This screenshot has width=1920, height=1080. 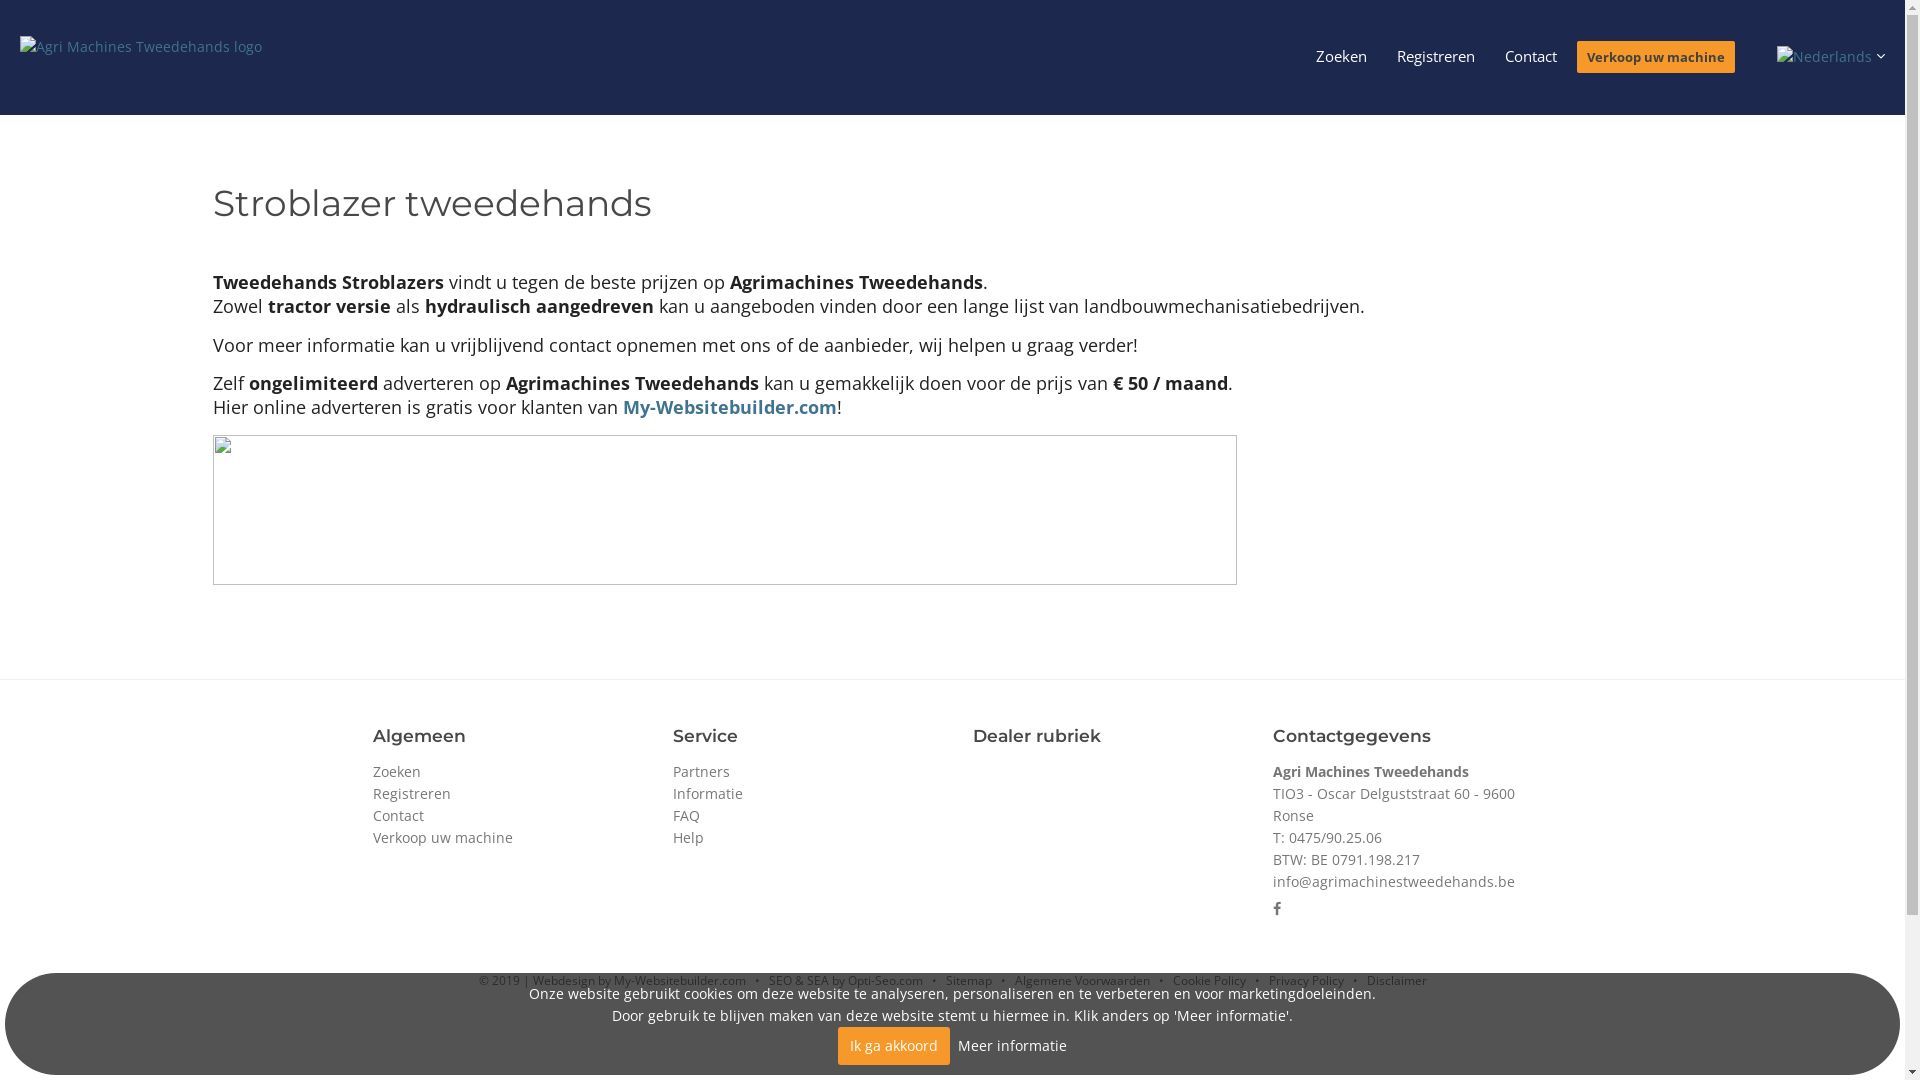 I want to click on 'My-Websitebuilder.com', so click(x=621, y=406).